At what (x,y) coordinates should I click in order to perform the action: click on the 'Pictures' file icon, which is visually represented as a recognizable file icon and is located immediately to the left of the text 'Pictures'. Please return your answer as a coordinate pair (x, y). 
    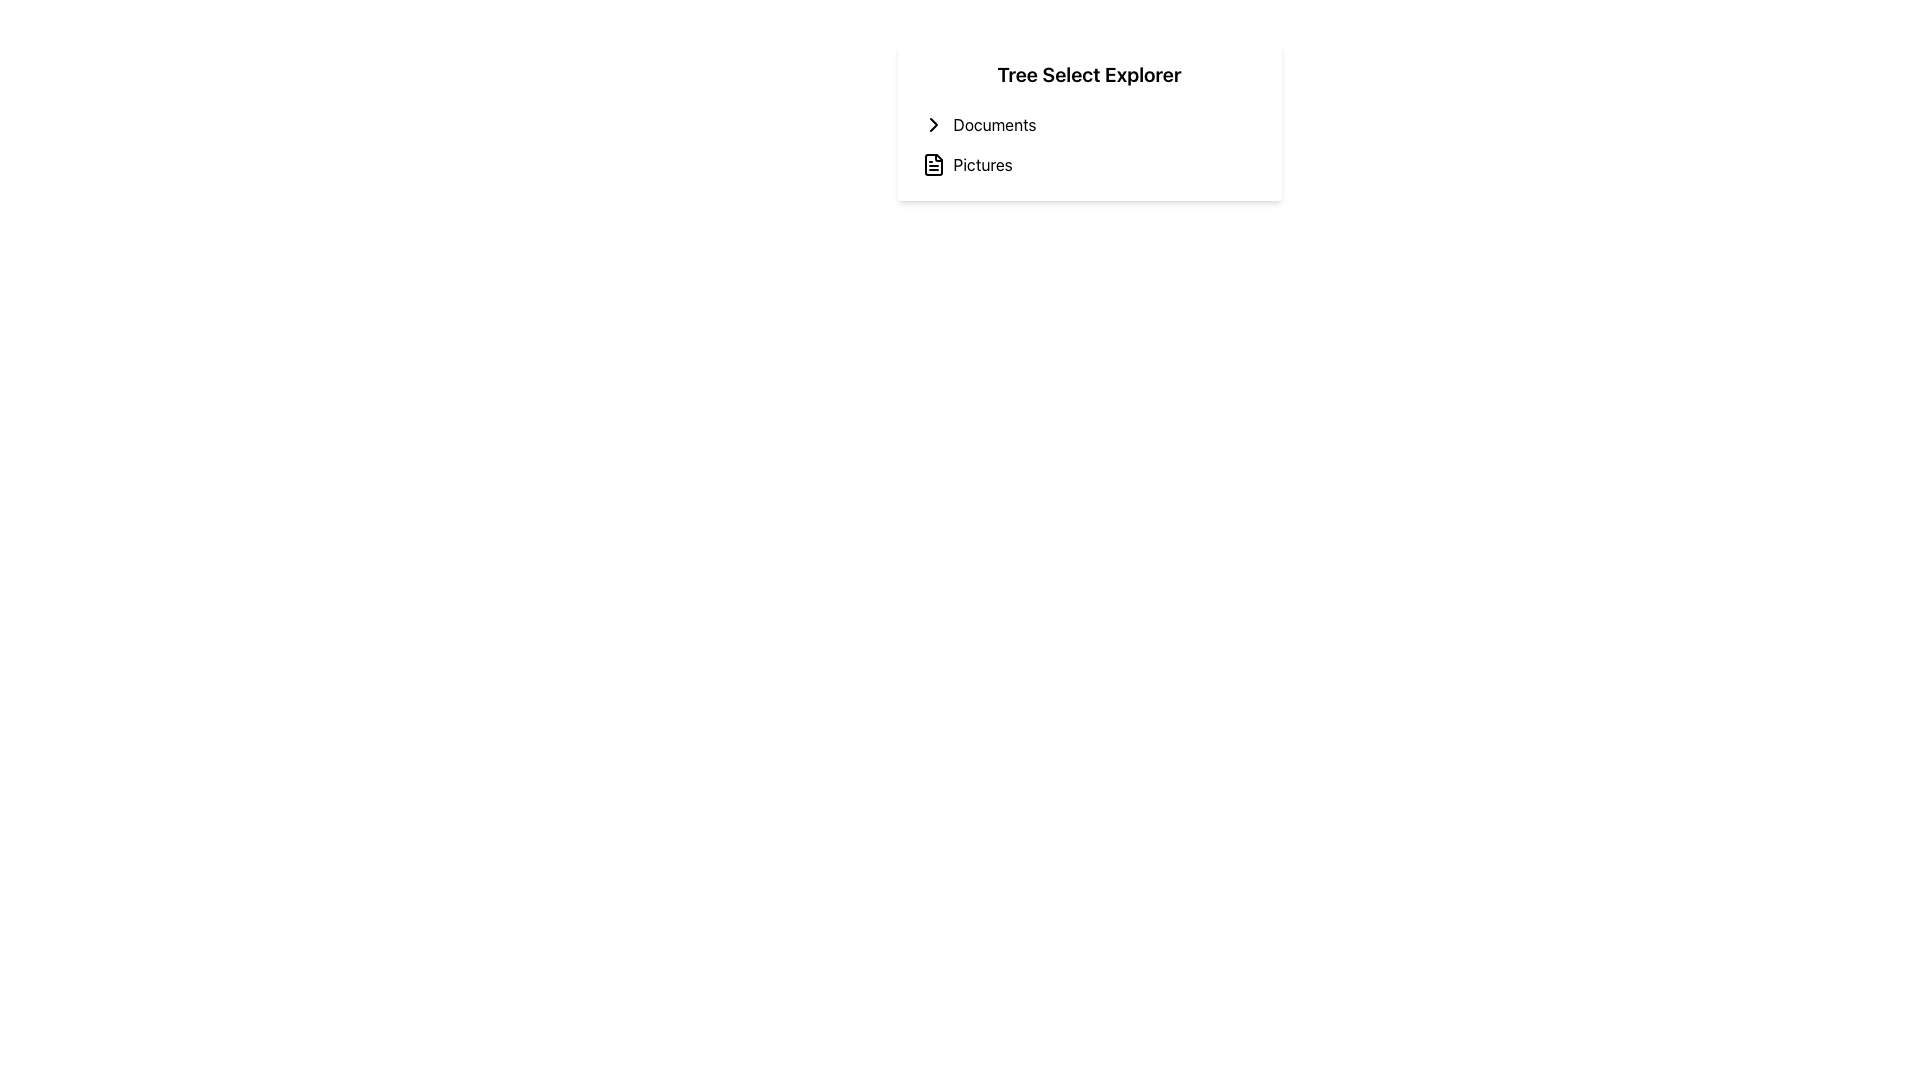
    Looking at the image, I should click on (932, 164).